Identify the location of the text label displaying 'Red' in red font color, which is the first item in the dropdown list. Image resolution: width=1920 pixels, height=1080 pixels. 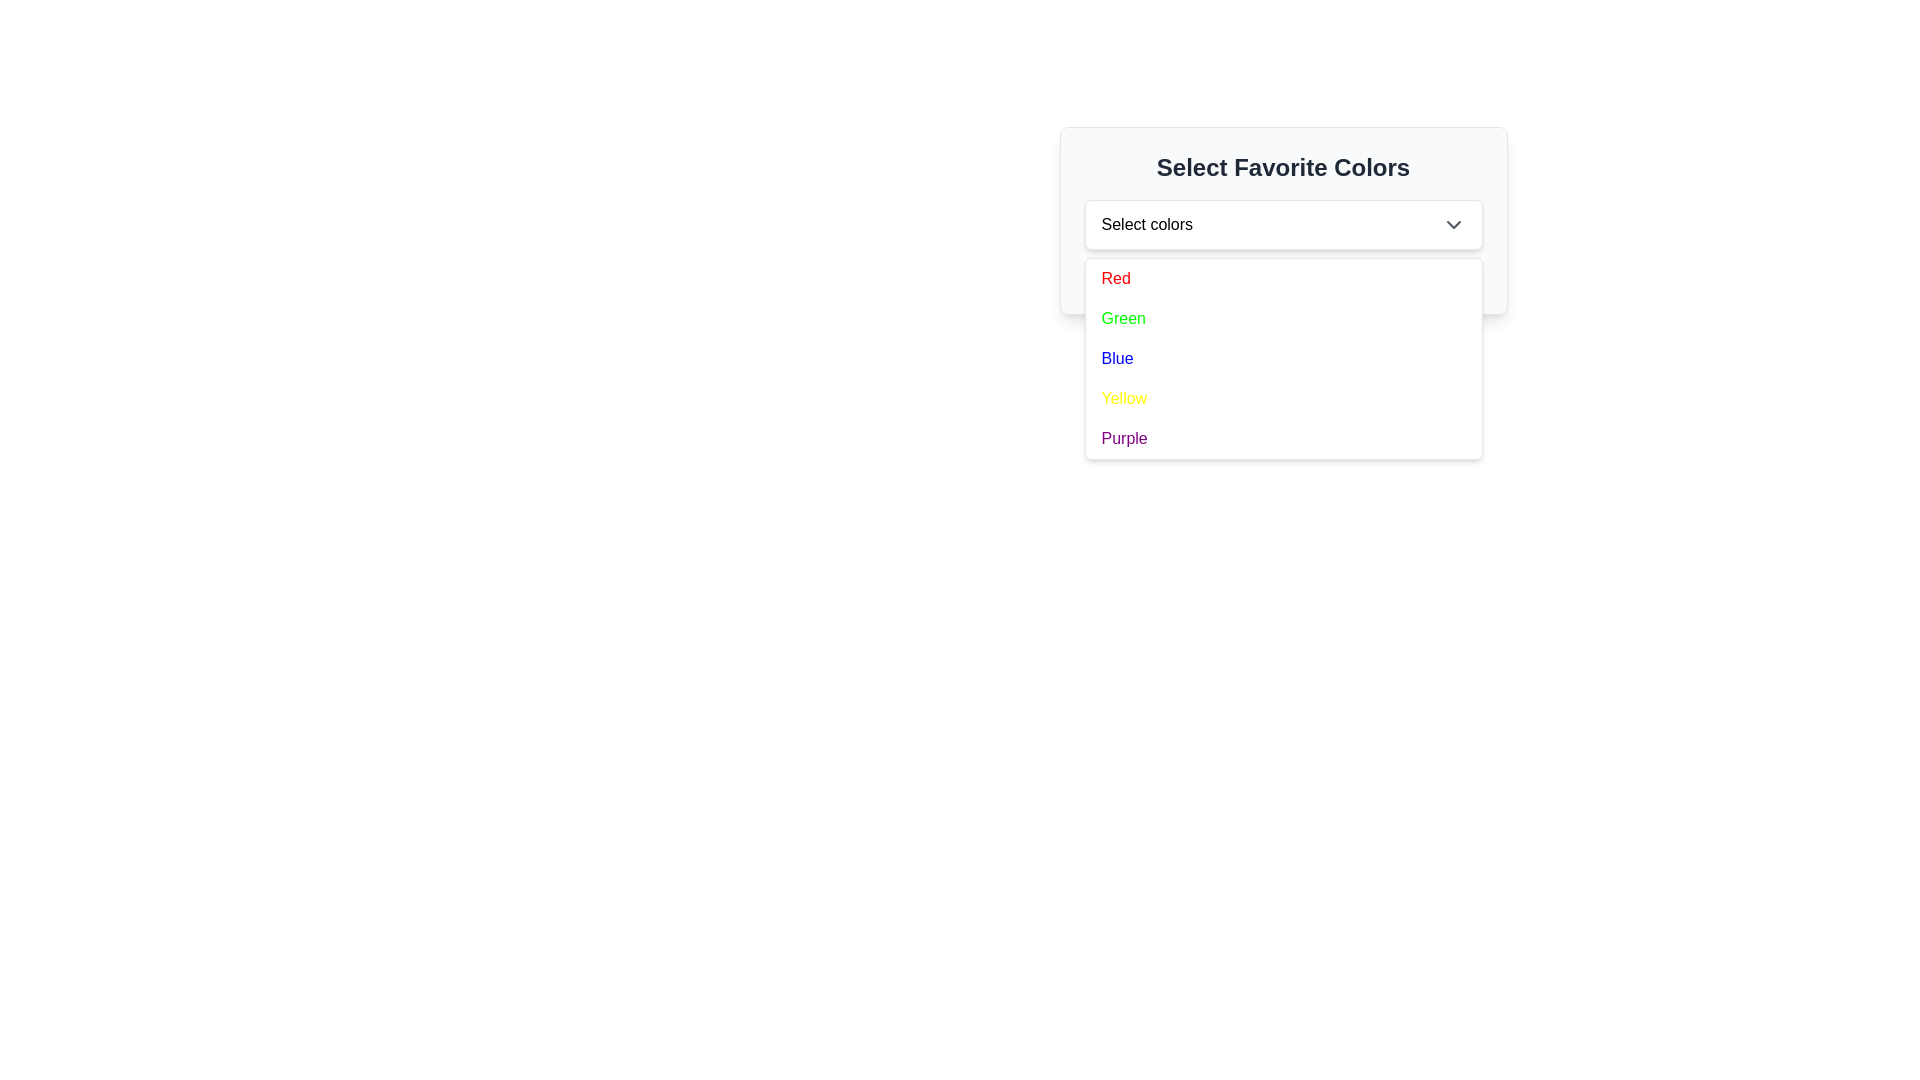
(1115, 278).